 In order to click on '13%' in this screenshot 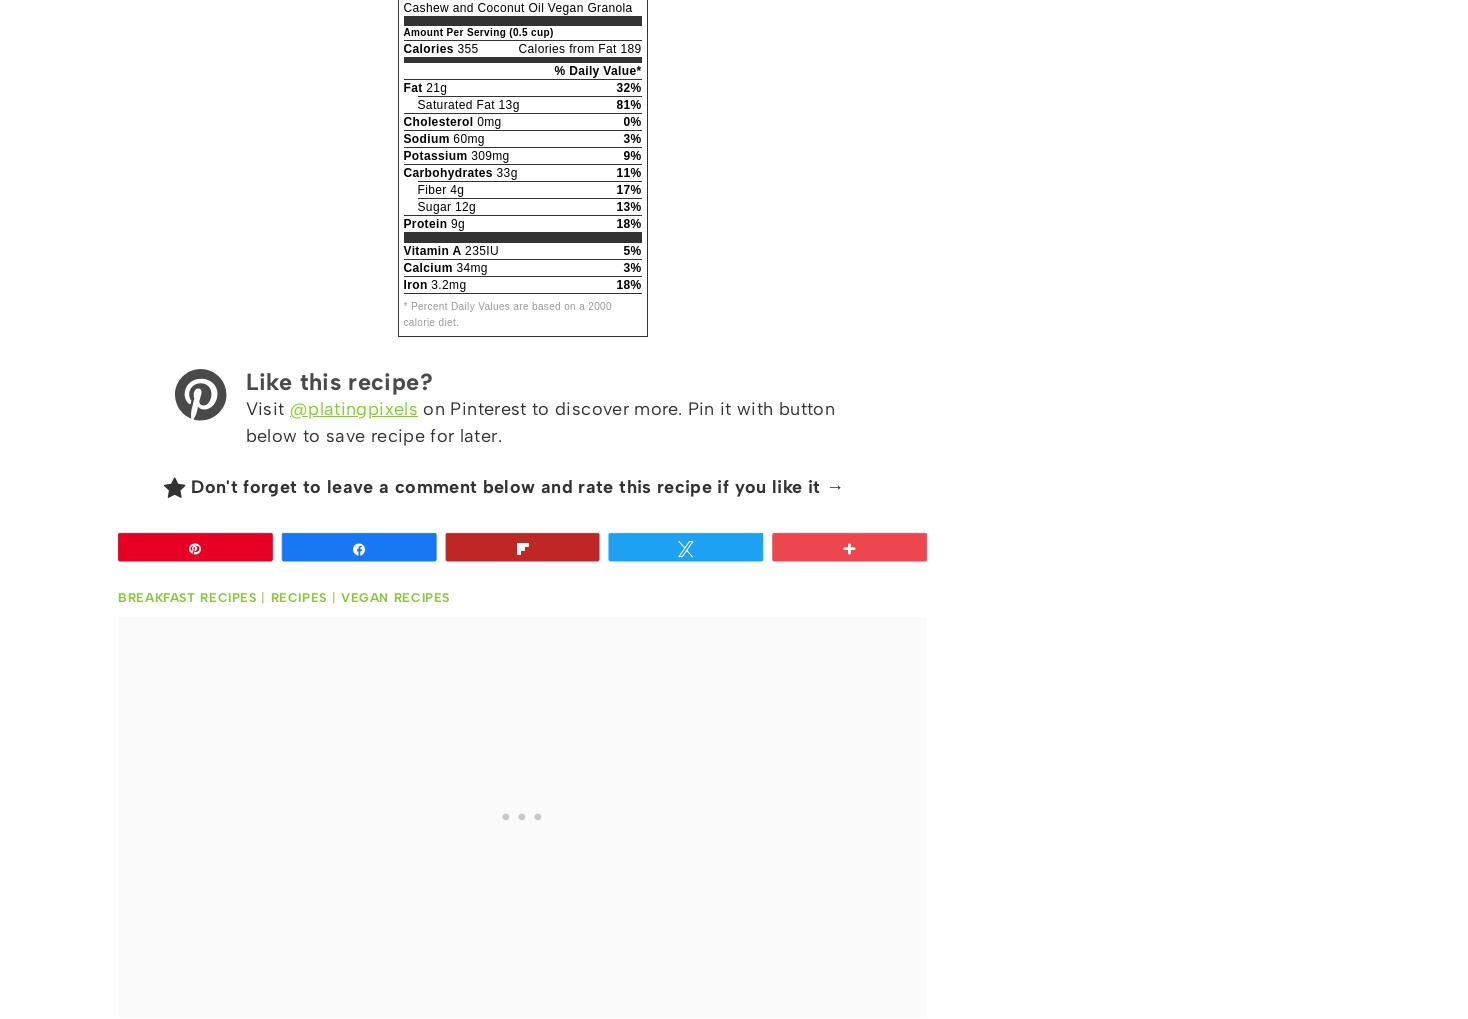, I will do `click(627, 205)`.